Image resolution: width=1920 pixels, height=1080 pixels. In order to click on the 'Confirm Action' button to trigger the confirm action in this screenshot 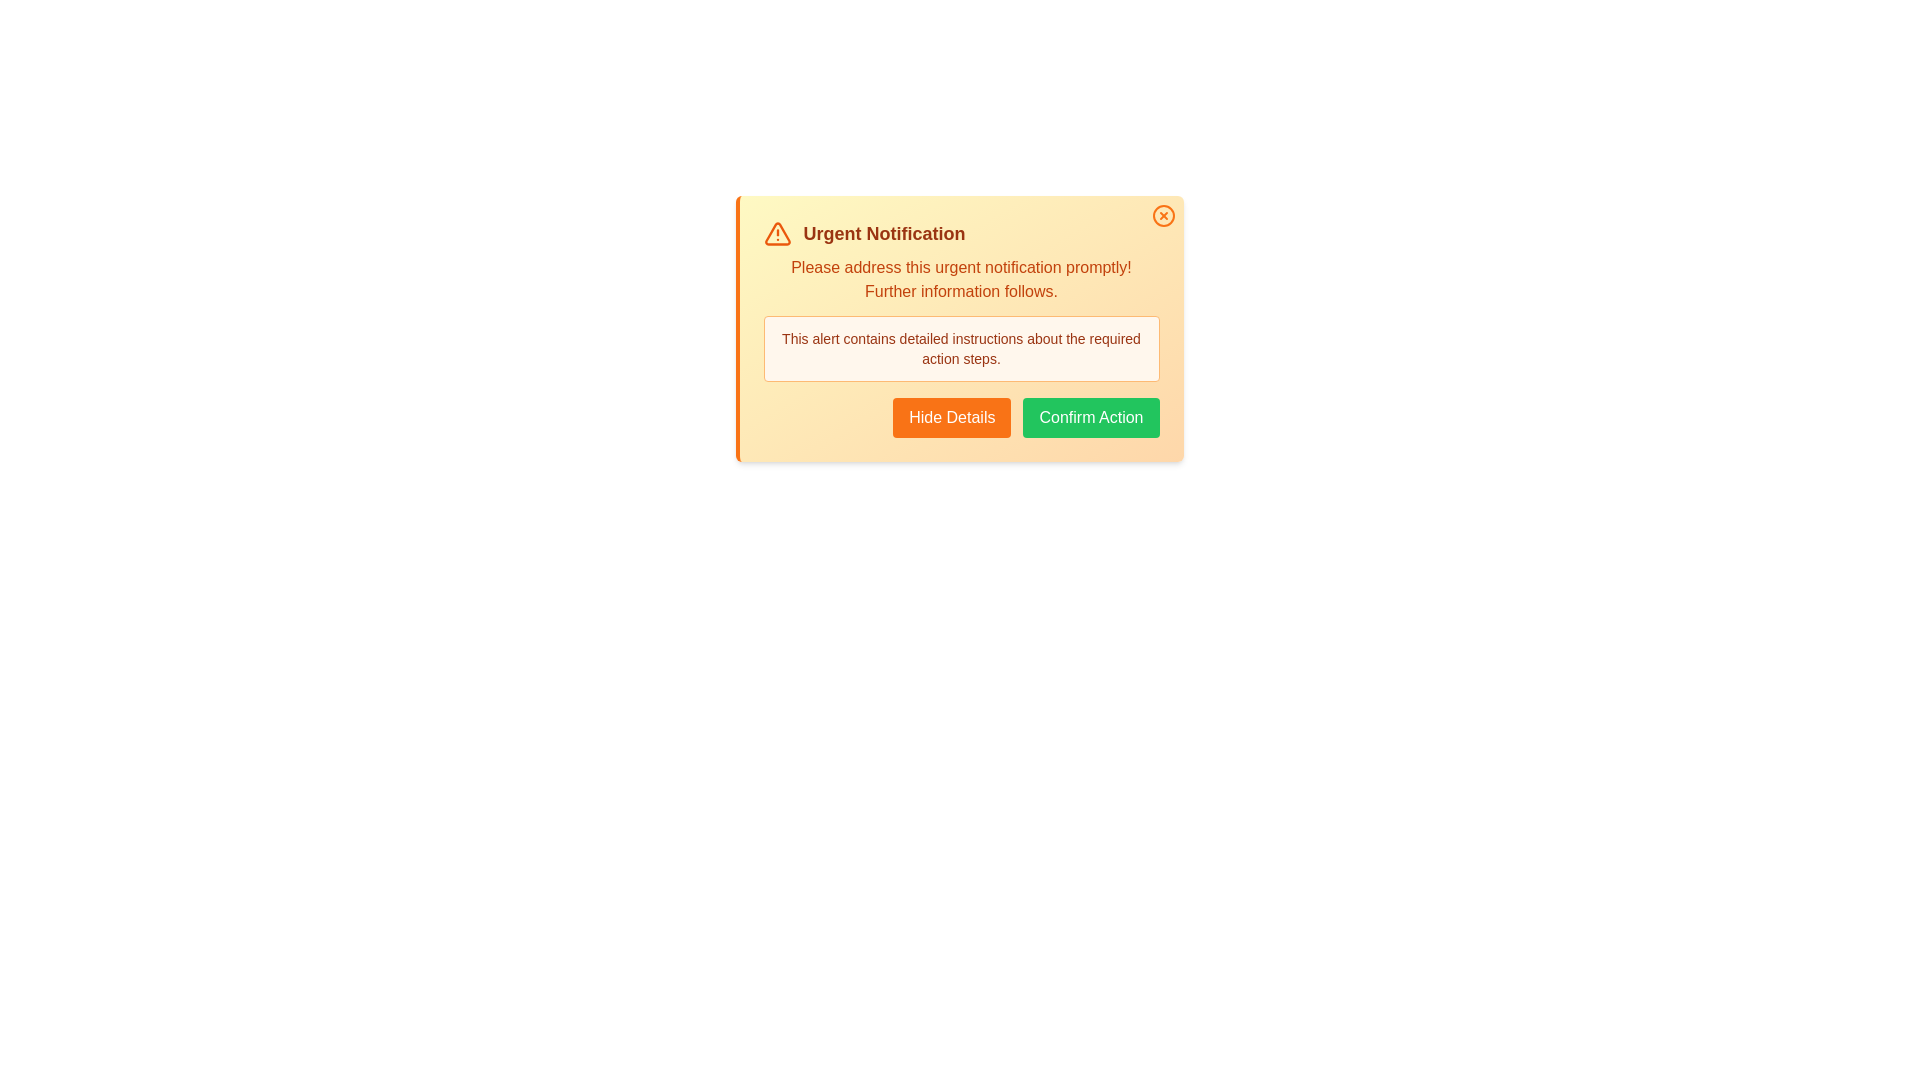, I will do `click(1089, 416)`.